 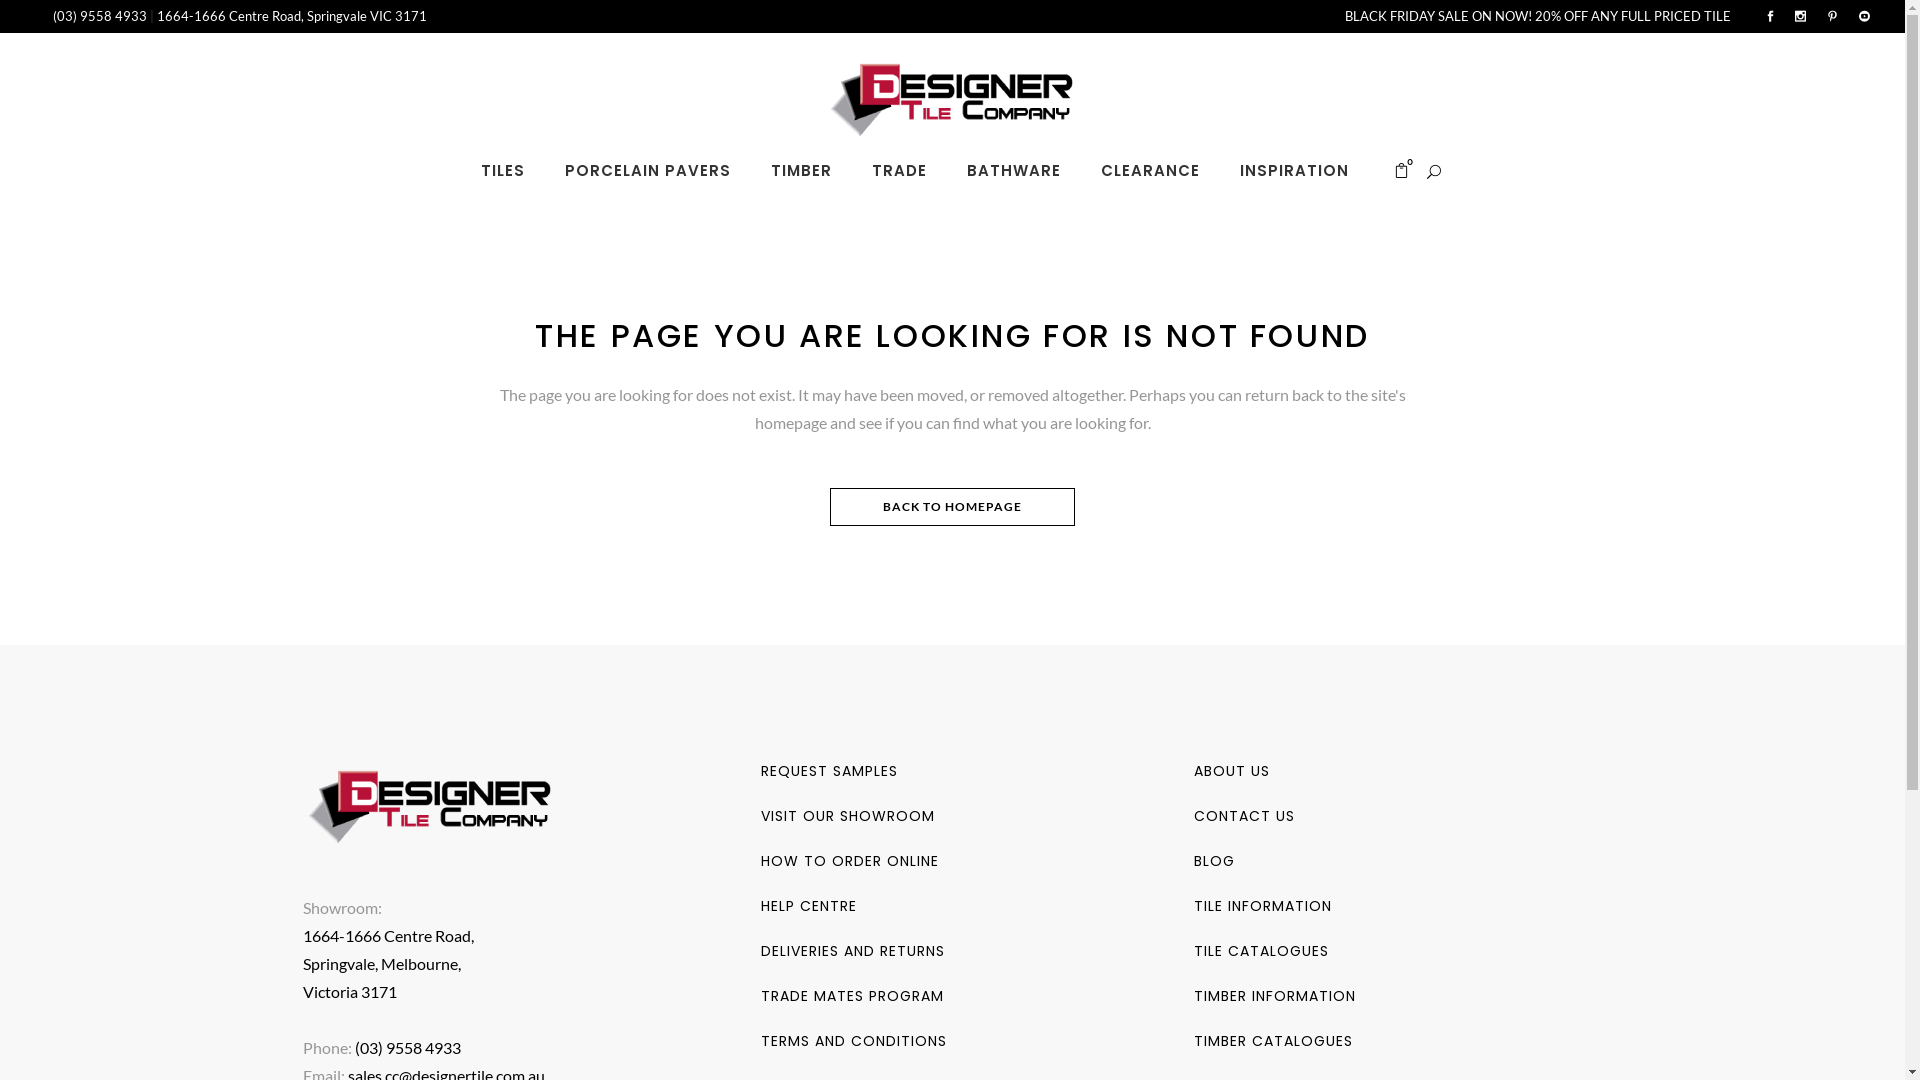 What do you see at coordinates (951, 505) in the screenshot?
I see `'BACK TO HOMEPAGE'` at bounding box center [951, 505].